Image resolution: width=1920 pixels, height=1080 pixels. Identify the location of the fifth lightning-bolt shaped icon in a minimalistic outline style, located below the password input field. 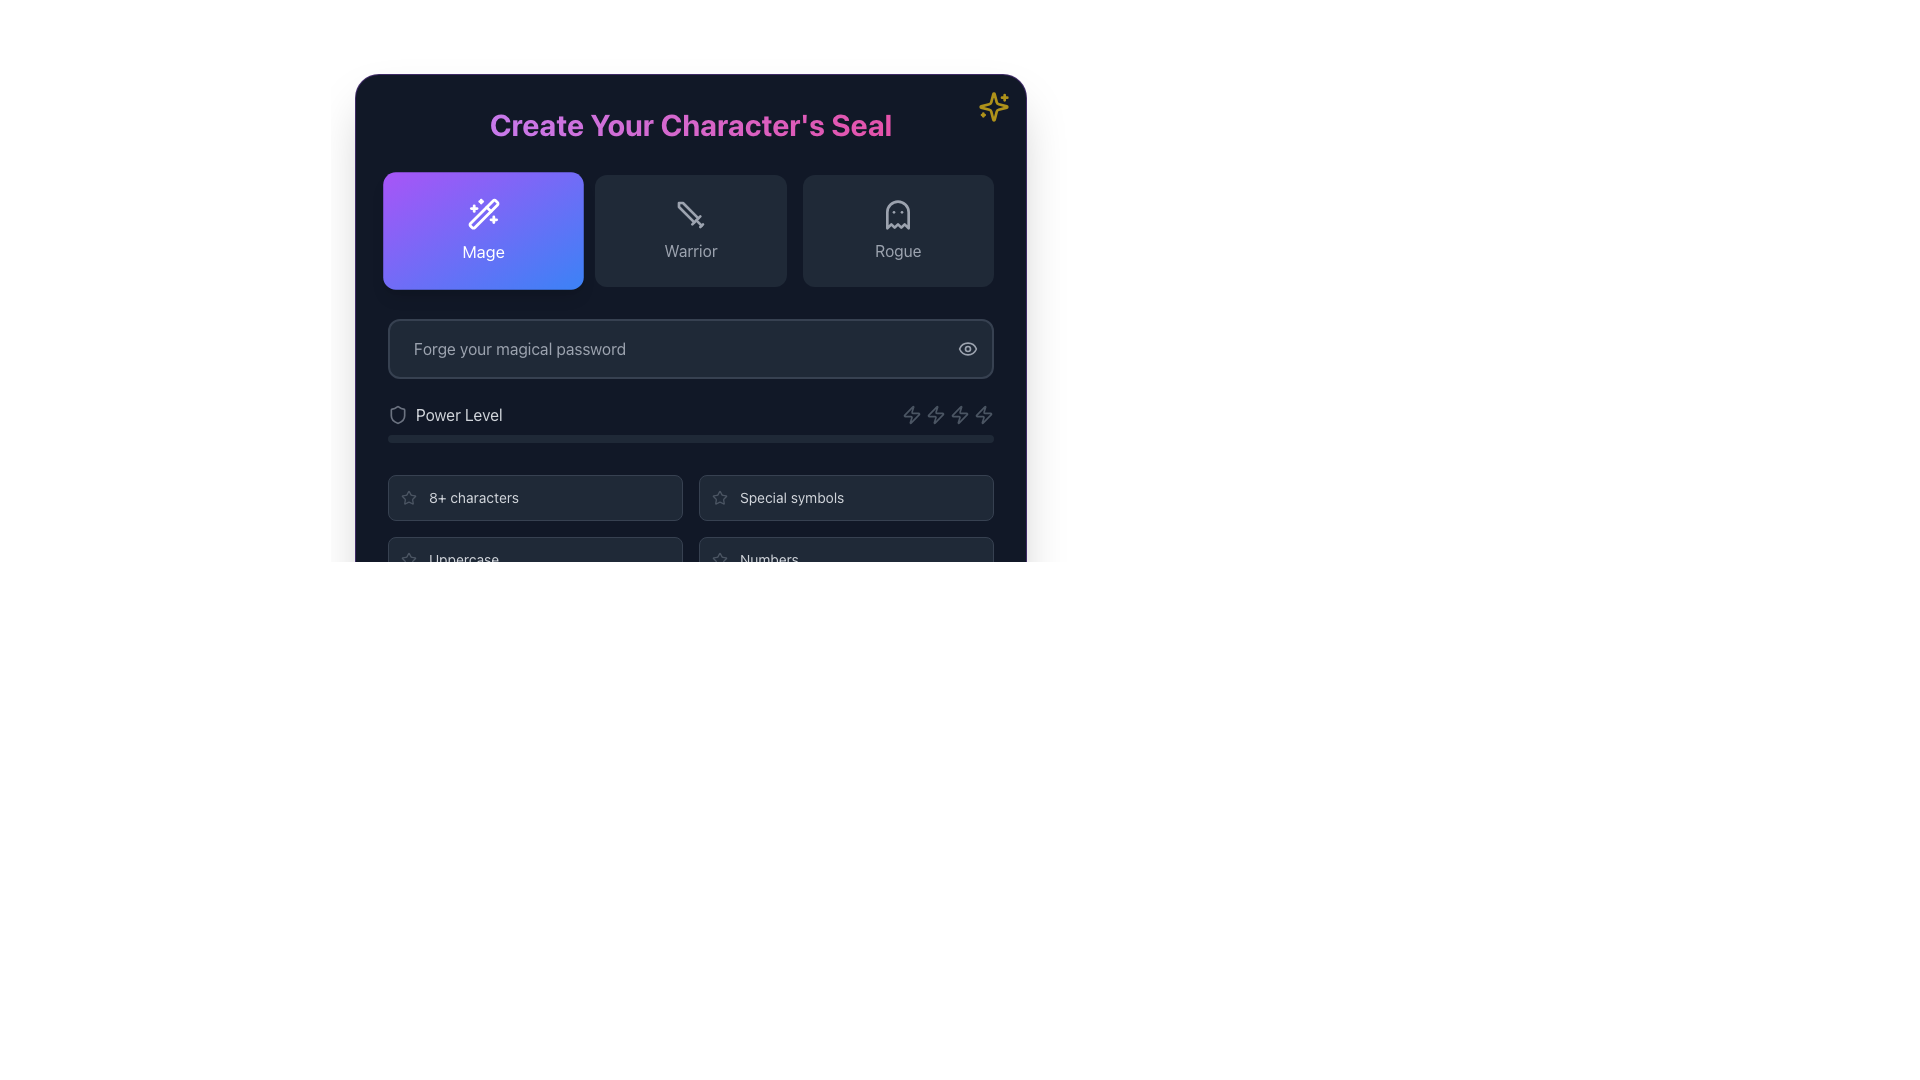
(960, 414).